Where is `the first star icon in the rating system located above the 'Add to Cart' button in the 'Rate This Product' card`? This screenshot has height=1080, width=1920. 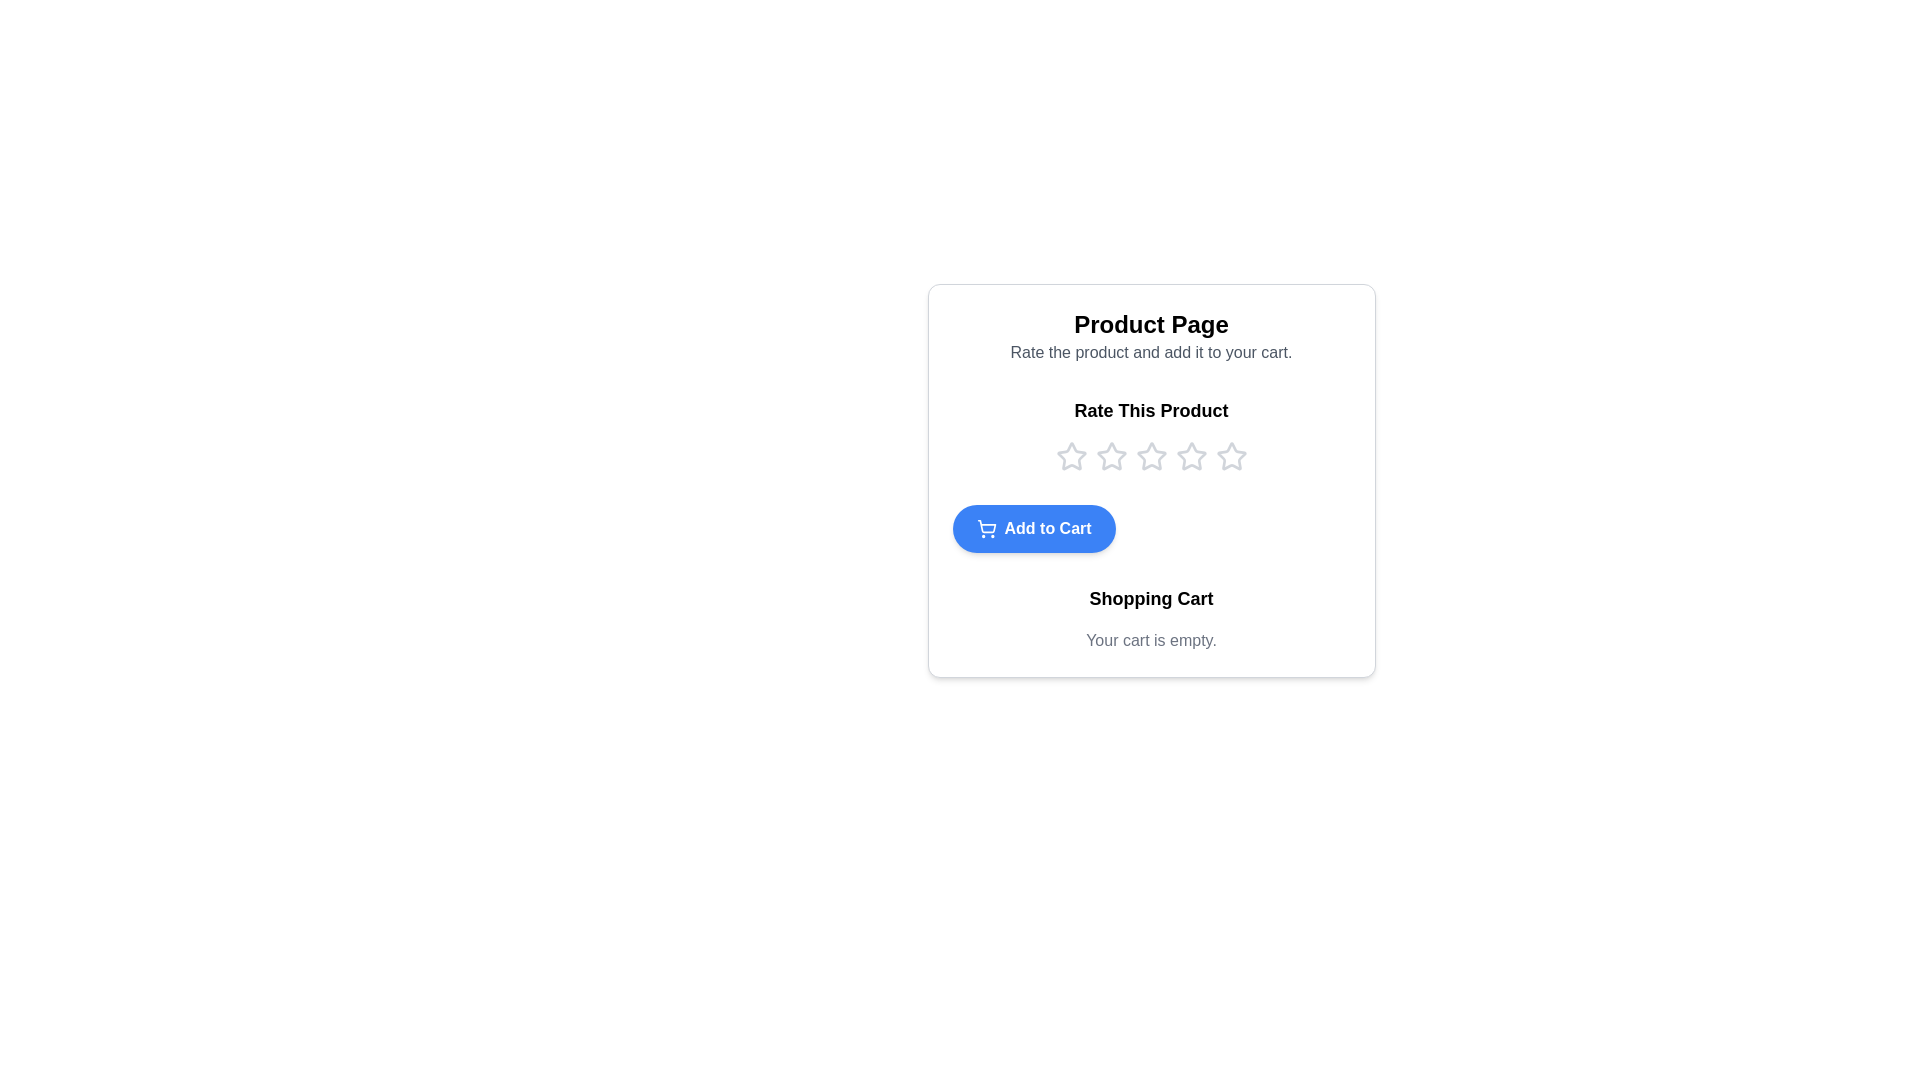 the first star icon in the rating system located above the 'Add to Cart' button in the 'Rate This Product' card is located at coordinates (1070, 456).